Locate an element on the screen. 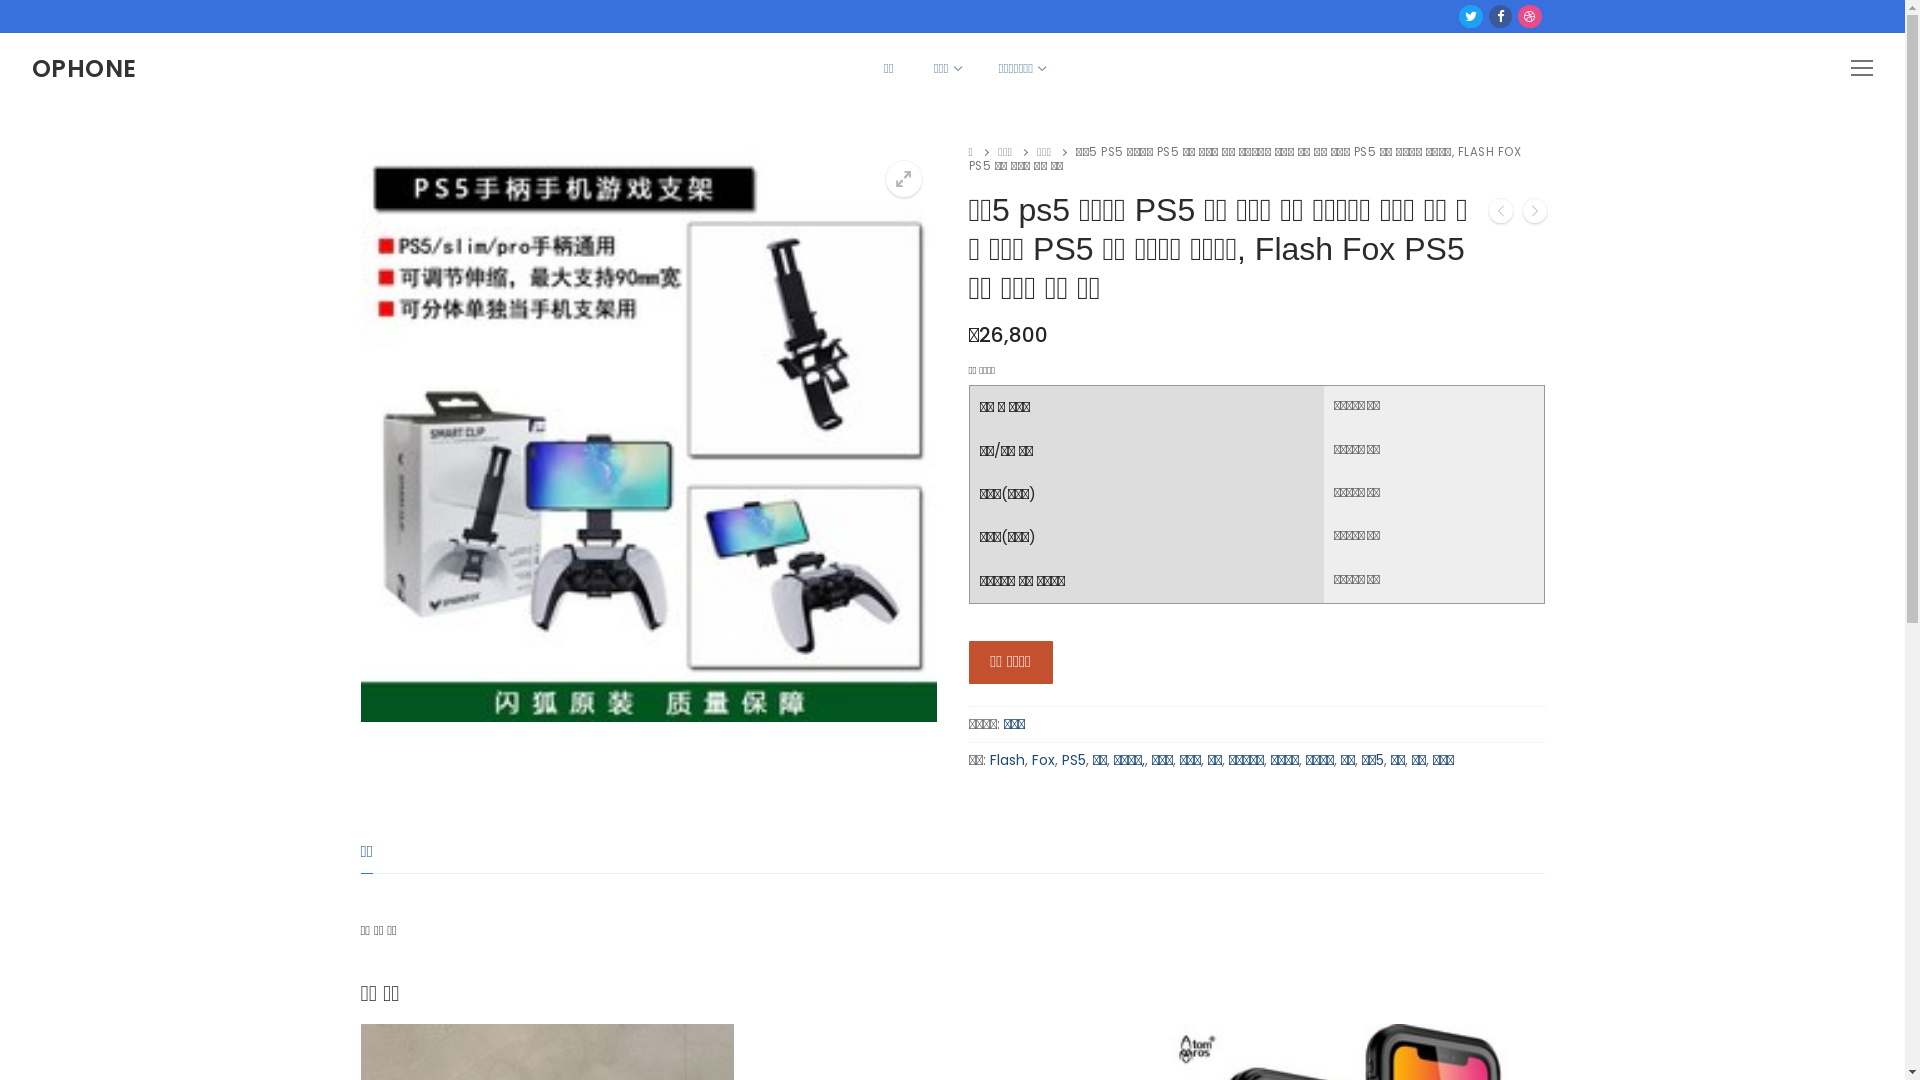 The width and height of the screenshot is (1920, 1080). 'Twitter' is located at coordinates (1471, 16).